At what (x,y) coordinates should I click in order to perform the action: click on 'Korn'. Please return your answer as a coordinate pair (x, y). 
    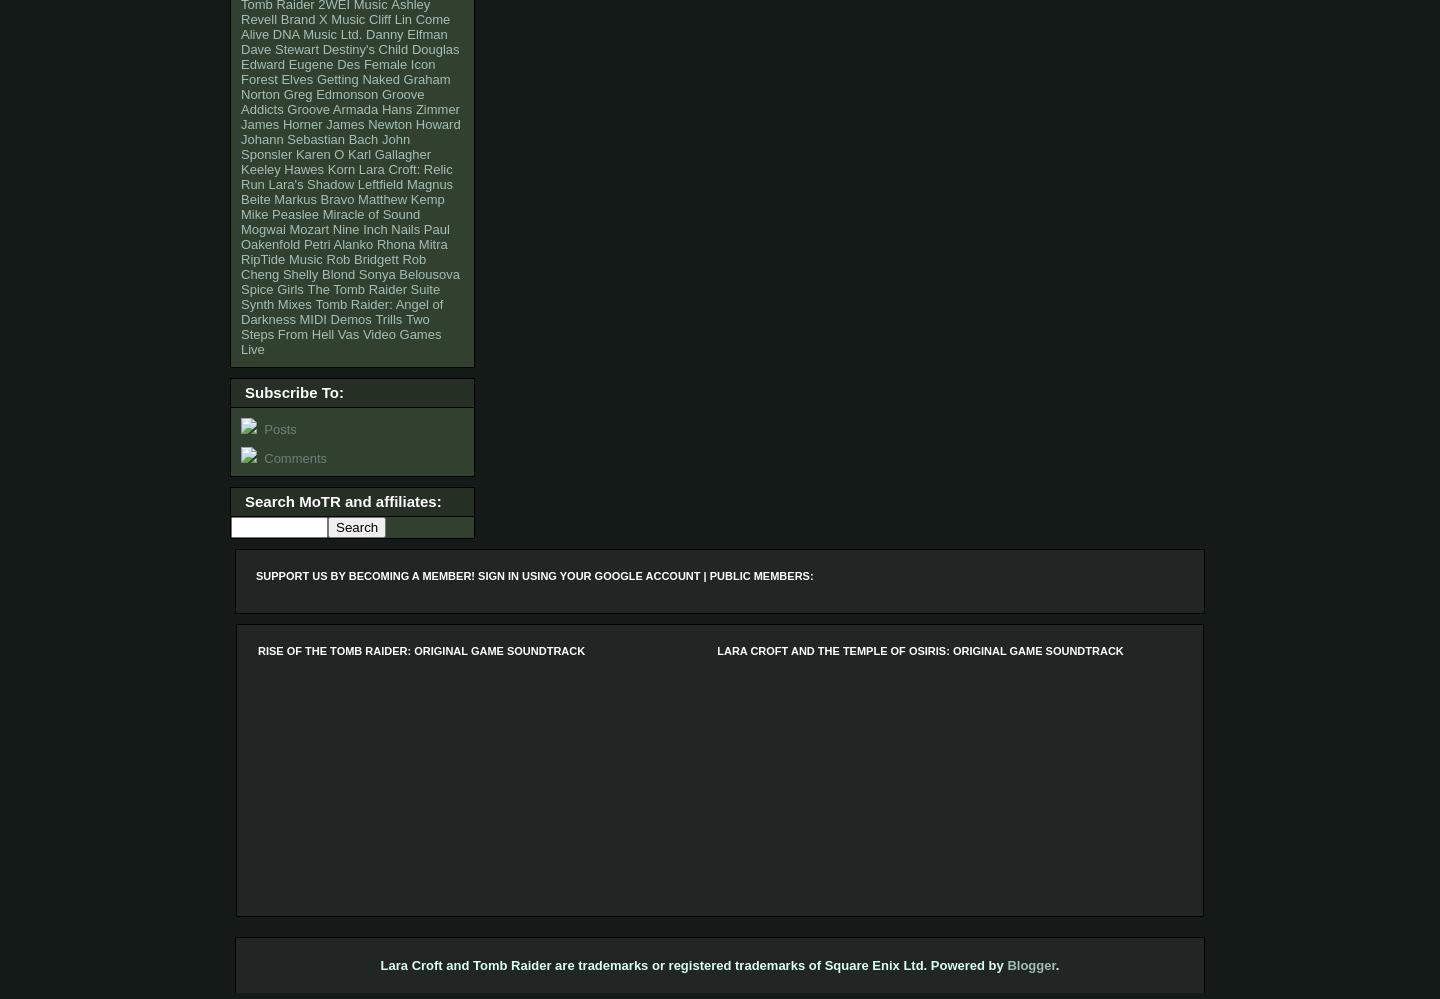
    Looking at the image, I should click on (340, 168).